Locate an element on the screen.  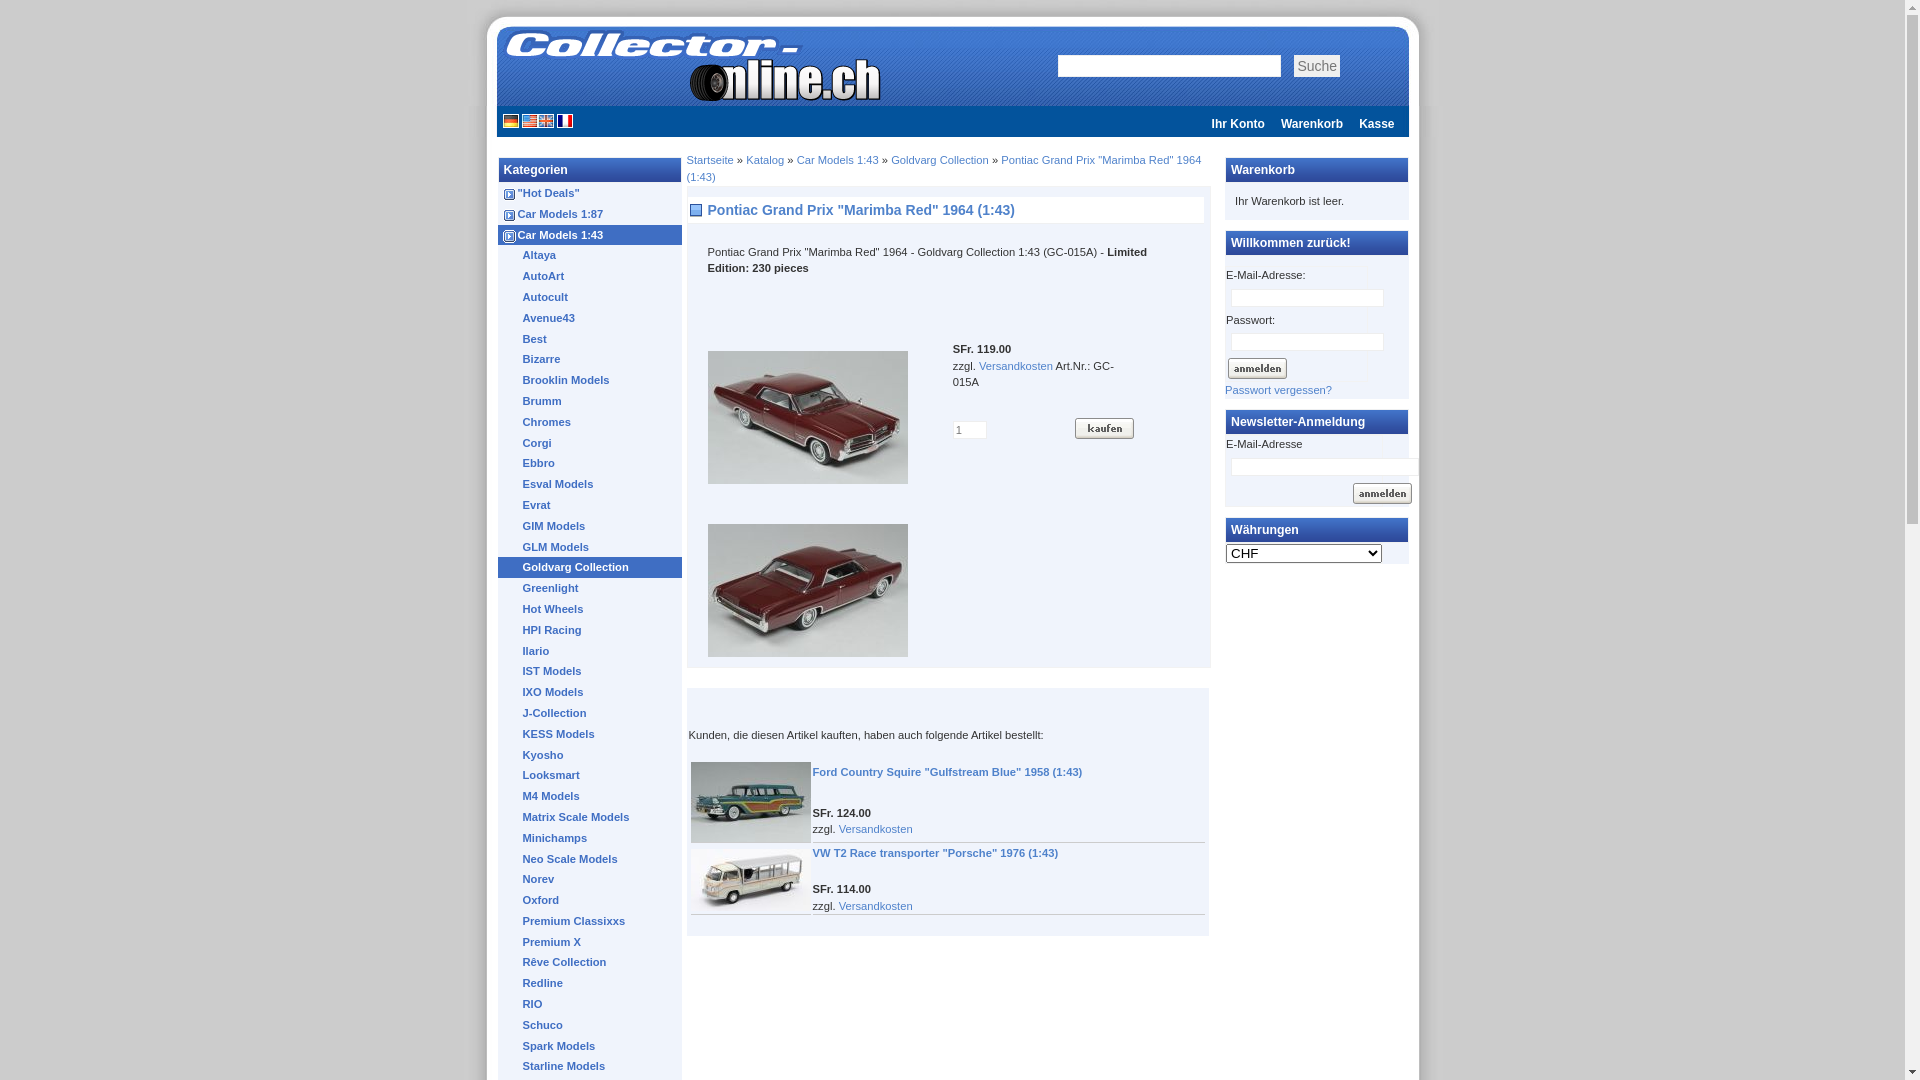
'Ihr Konto' is located at coordinates (1237, 123).